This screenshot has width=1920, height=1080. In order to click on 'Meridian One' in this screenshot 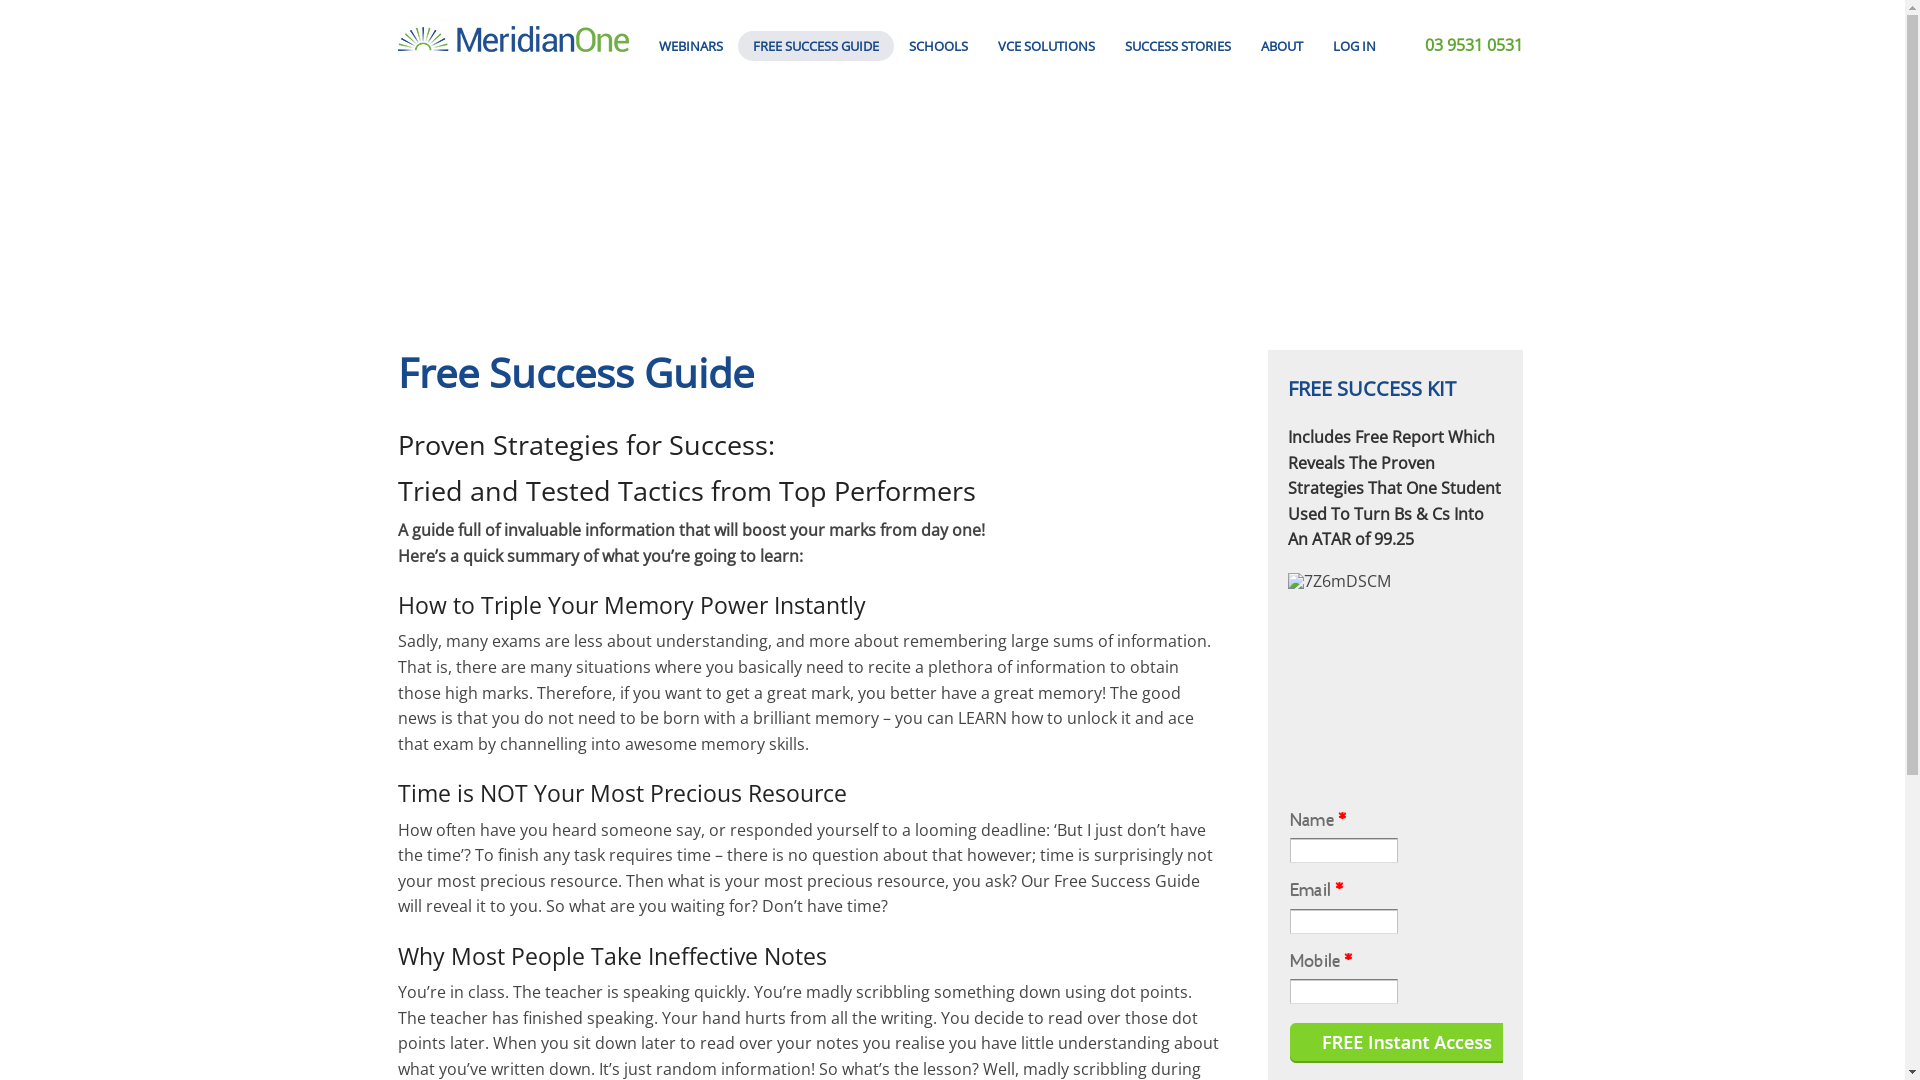, I will do `click(512, 37)`.